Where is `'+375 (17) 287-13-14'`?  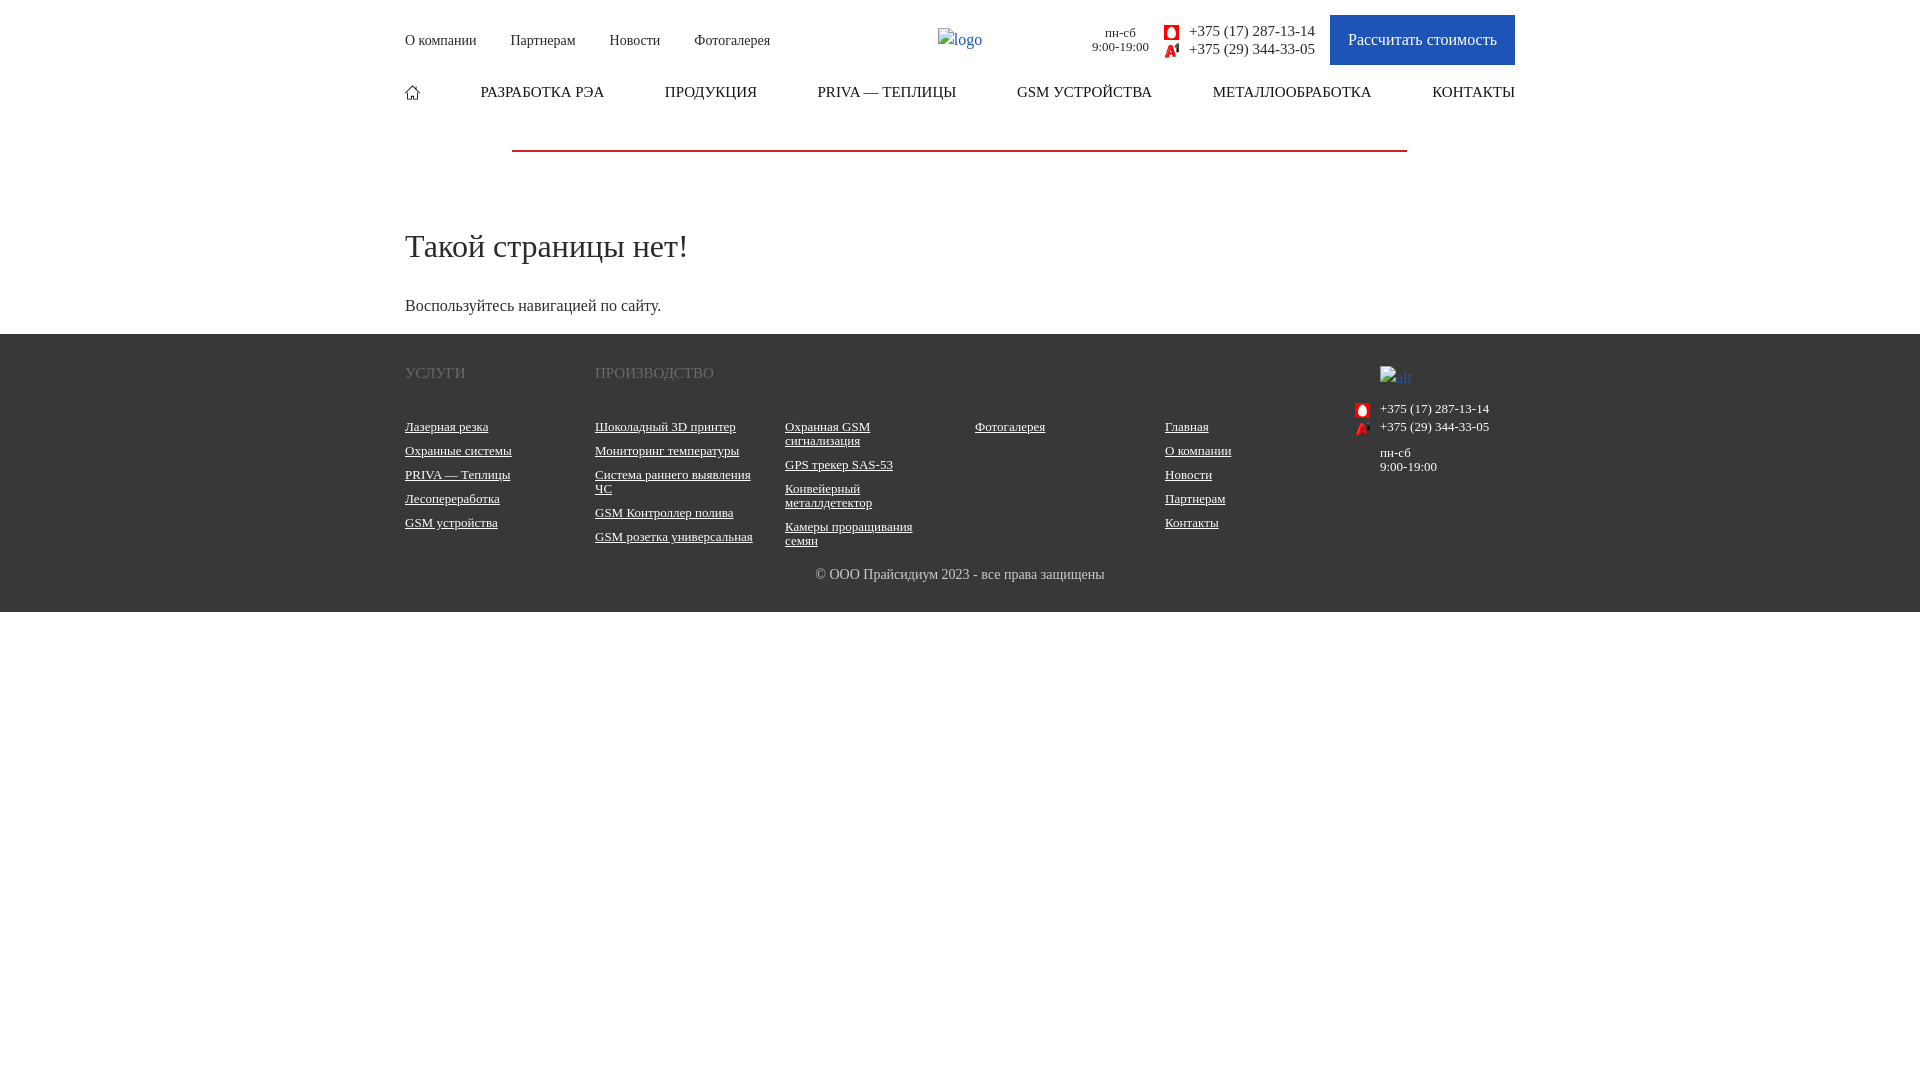 '+375 (17) 287-13-14' is located at coordinates (1238, 30).